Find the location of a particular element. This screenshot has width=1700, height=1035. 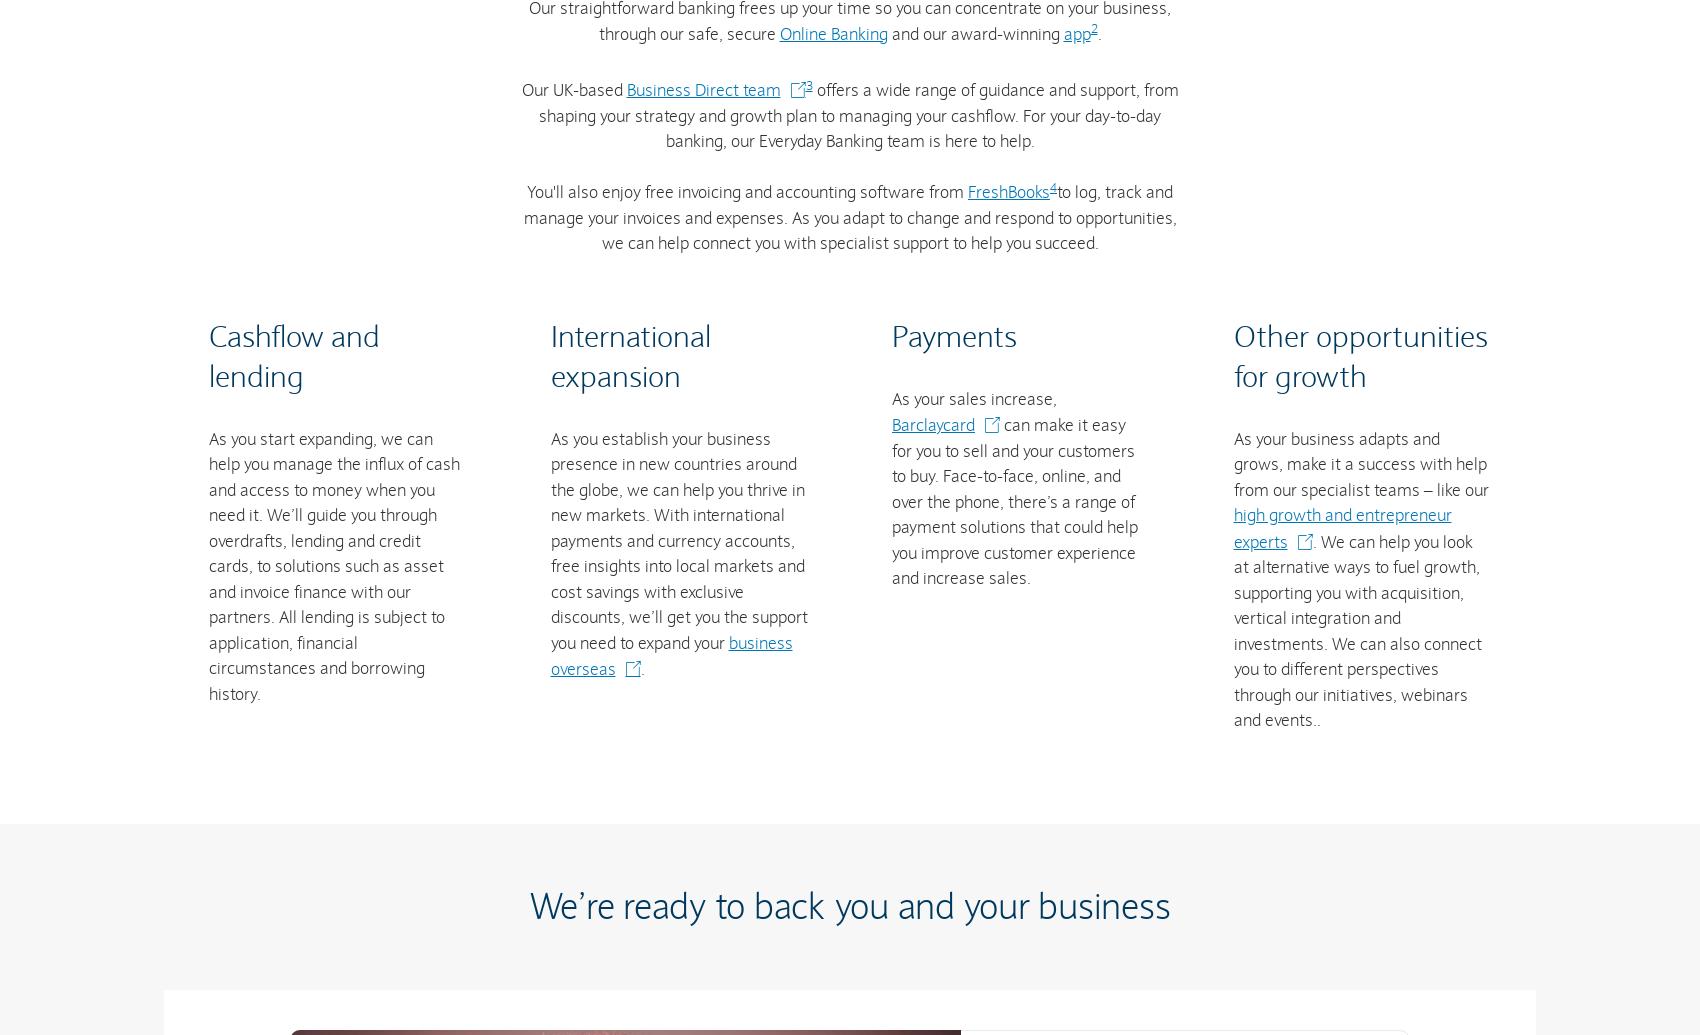

'Fraud prevention' is located at coordinates (456, 589).